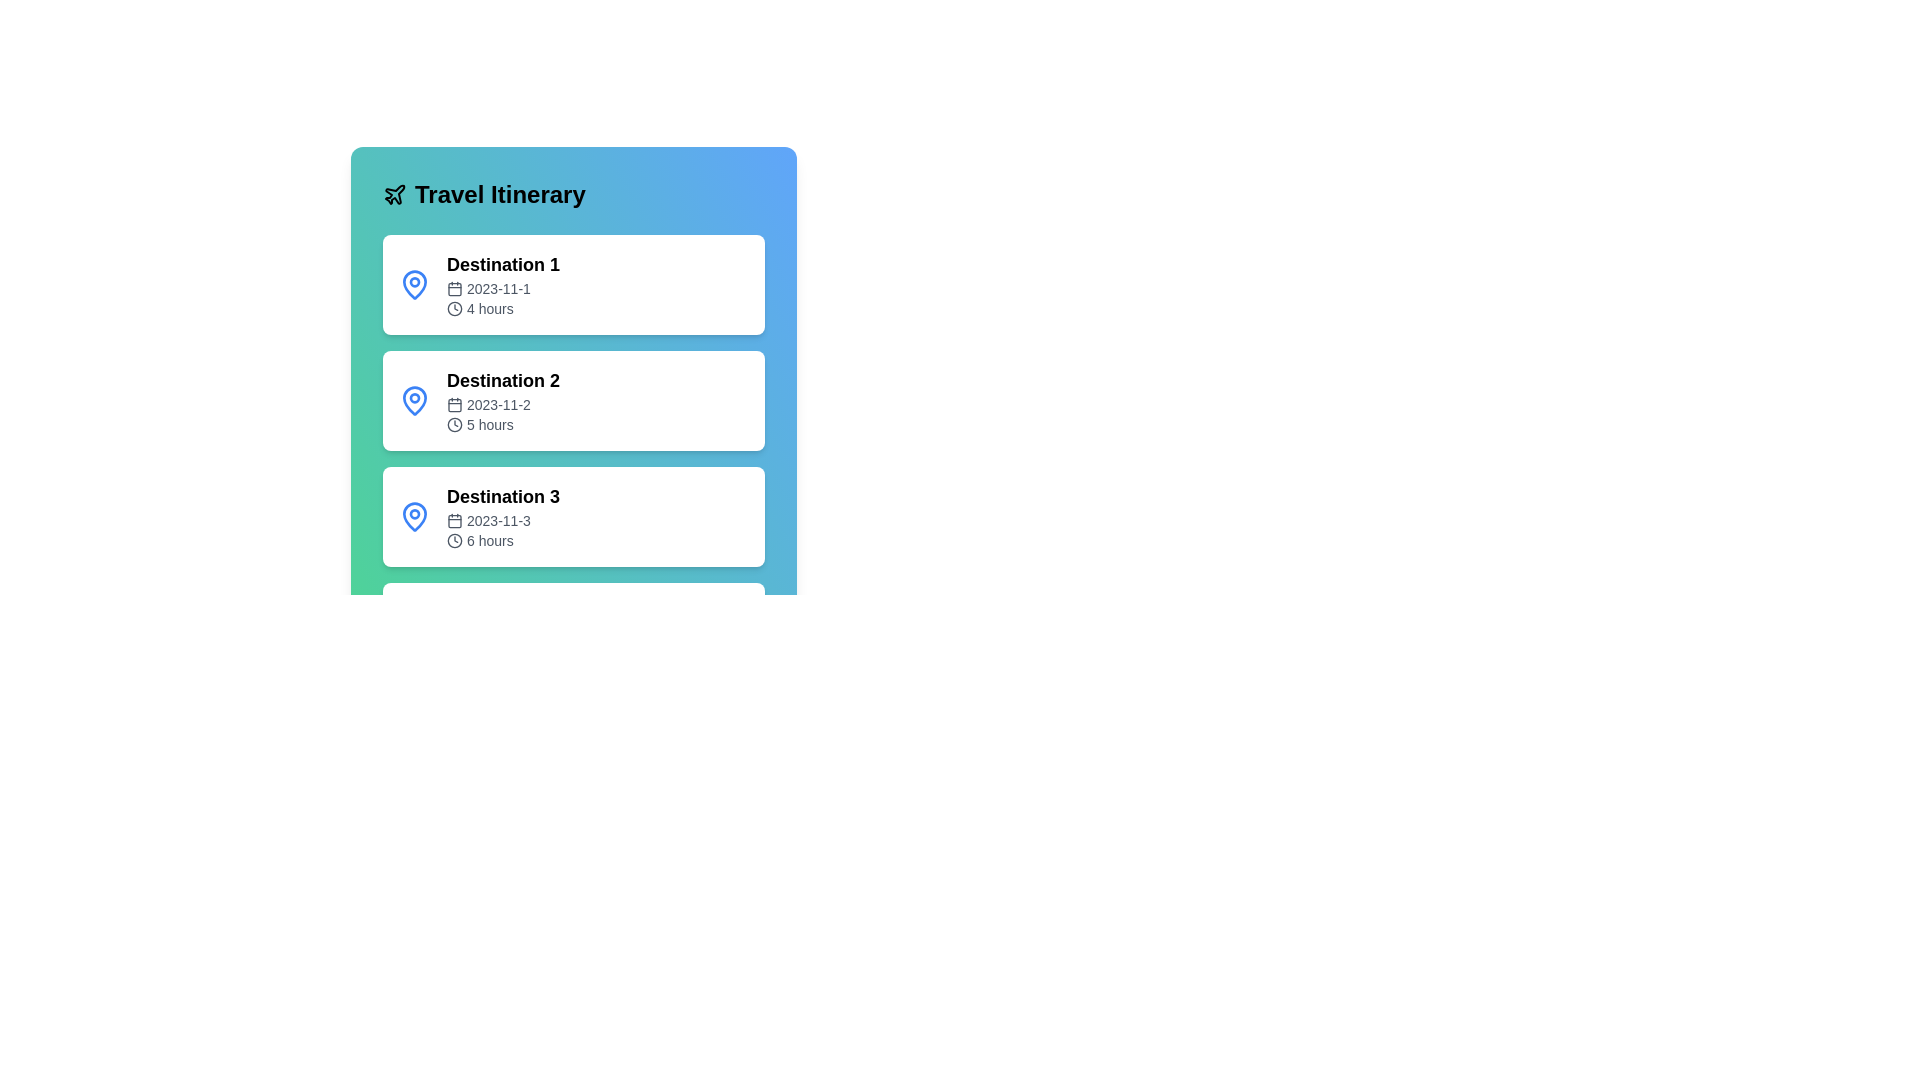  What do you see at coordinates (503, 401) in the screenshot?
I see `the informational text block containing 'Destination 2', '2023-11-2', and '5 hours', styled with bold font for the title and smaller gray text for the date and duration details` at bounding box center [503, 401].